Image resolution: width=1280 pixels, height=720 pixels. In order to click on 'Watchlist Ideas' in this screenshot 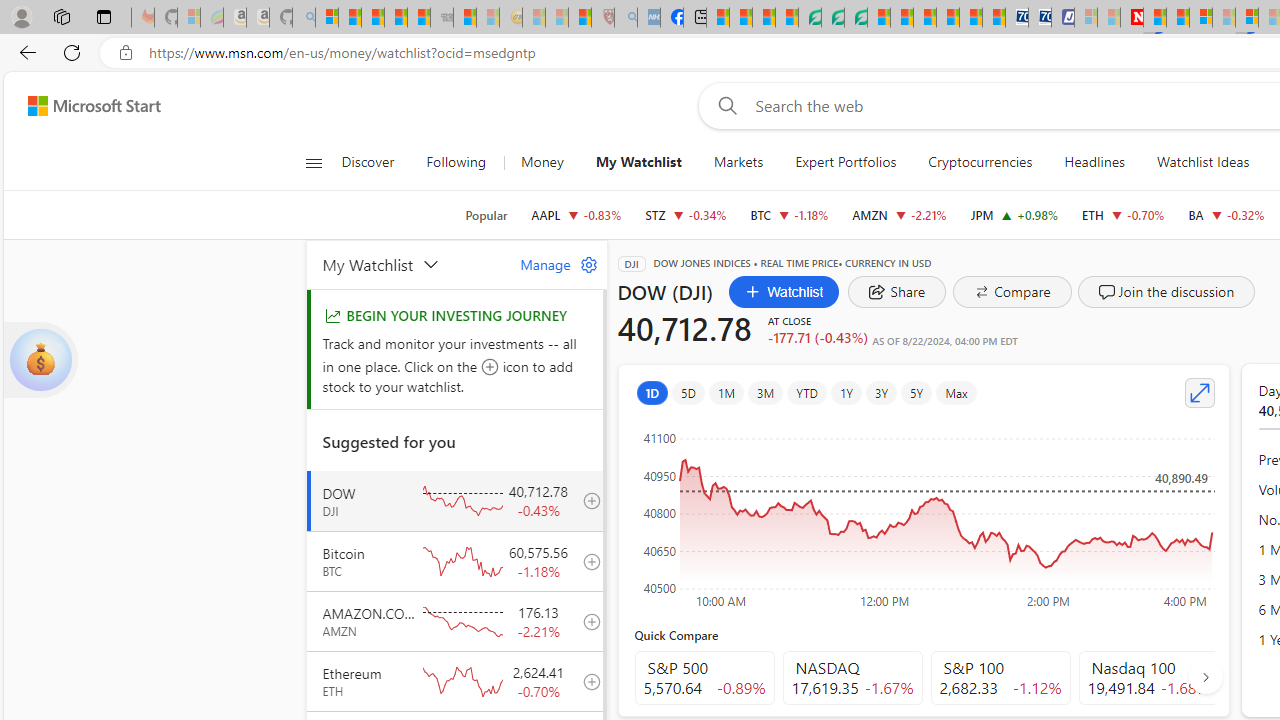, I will do `click(1202, 162)`.